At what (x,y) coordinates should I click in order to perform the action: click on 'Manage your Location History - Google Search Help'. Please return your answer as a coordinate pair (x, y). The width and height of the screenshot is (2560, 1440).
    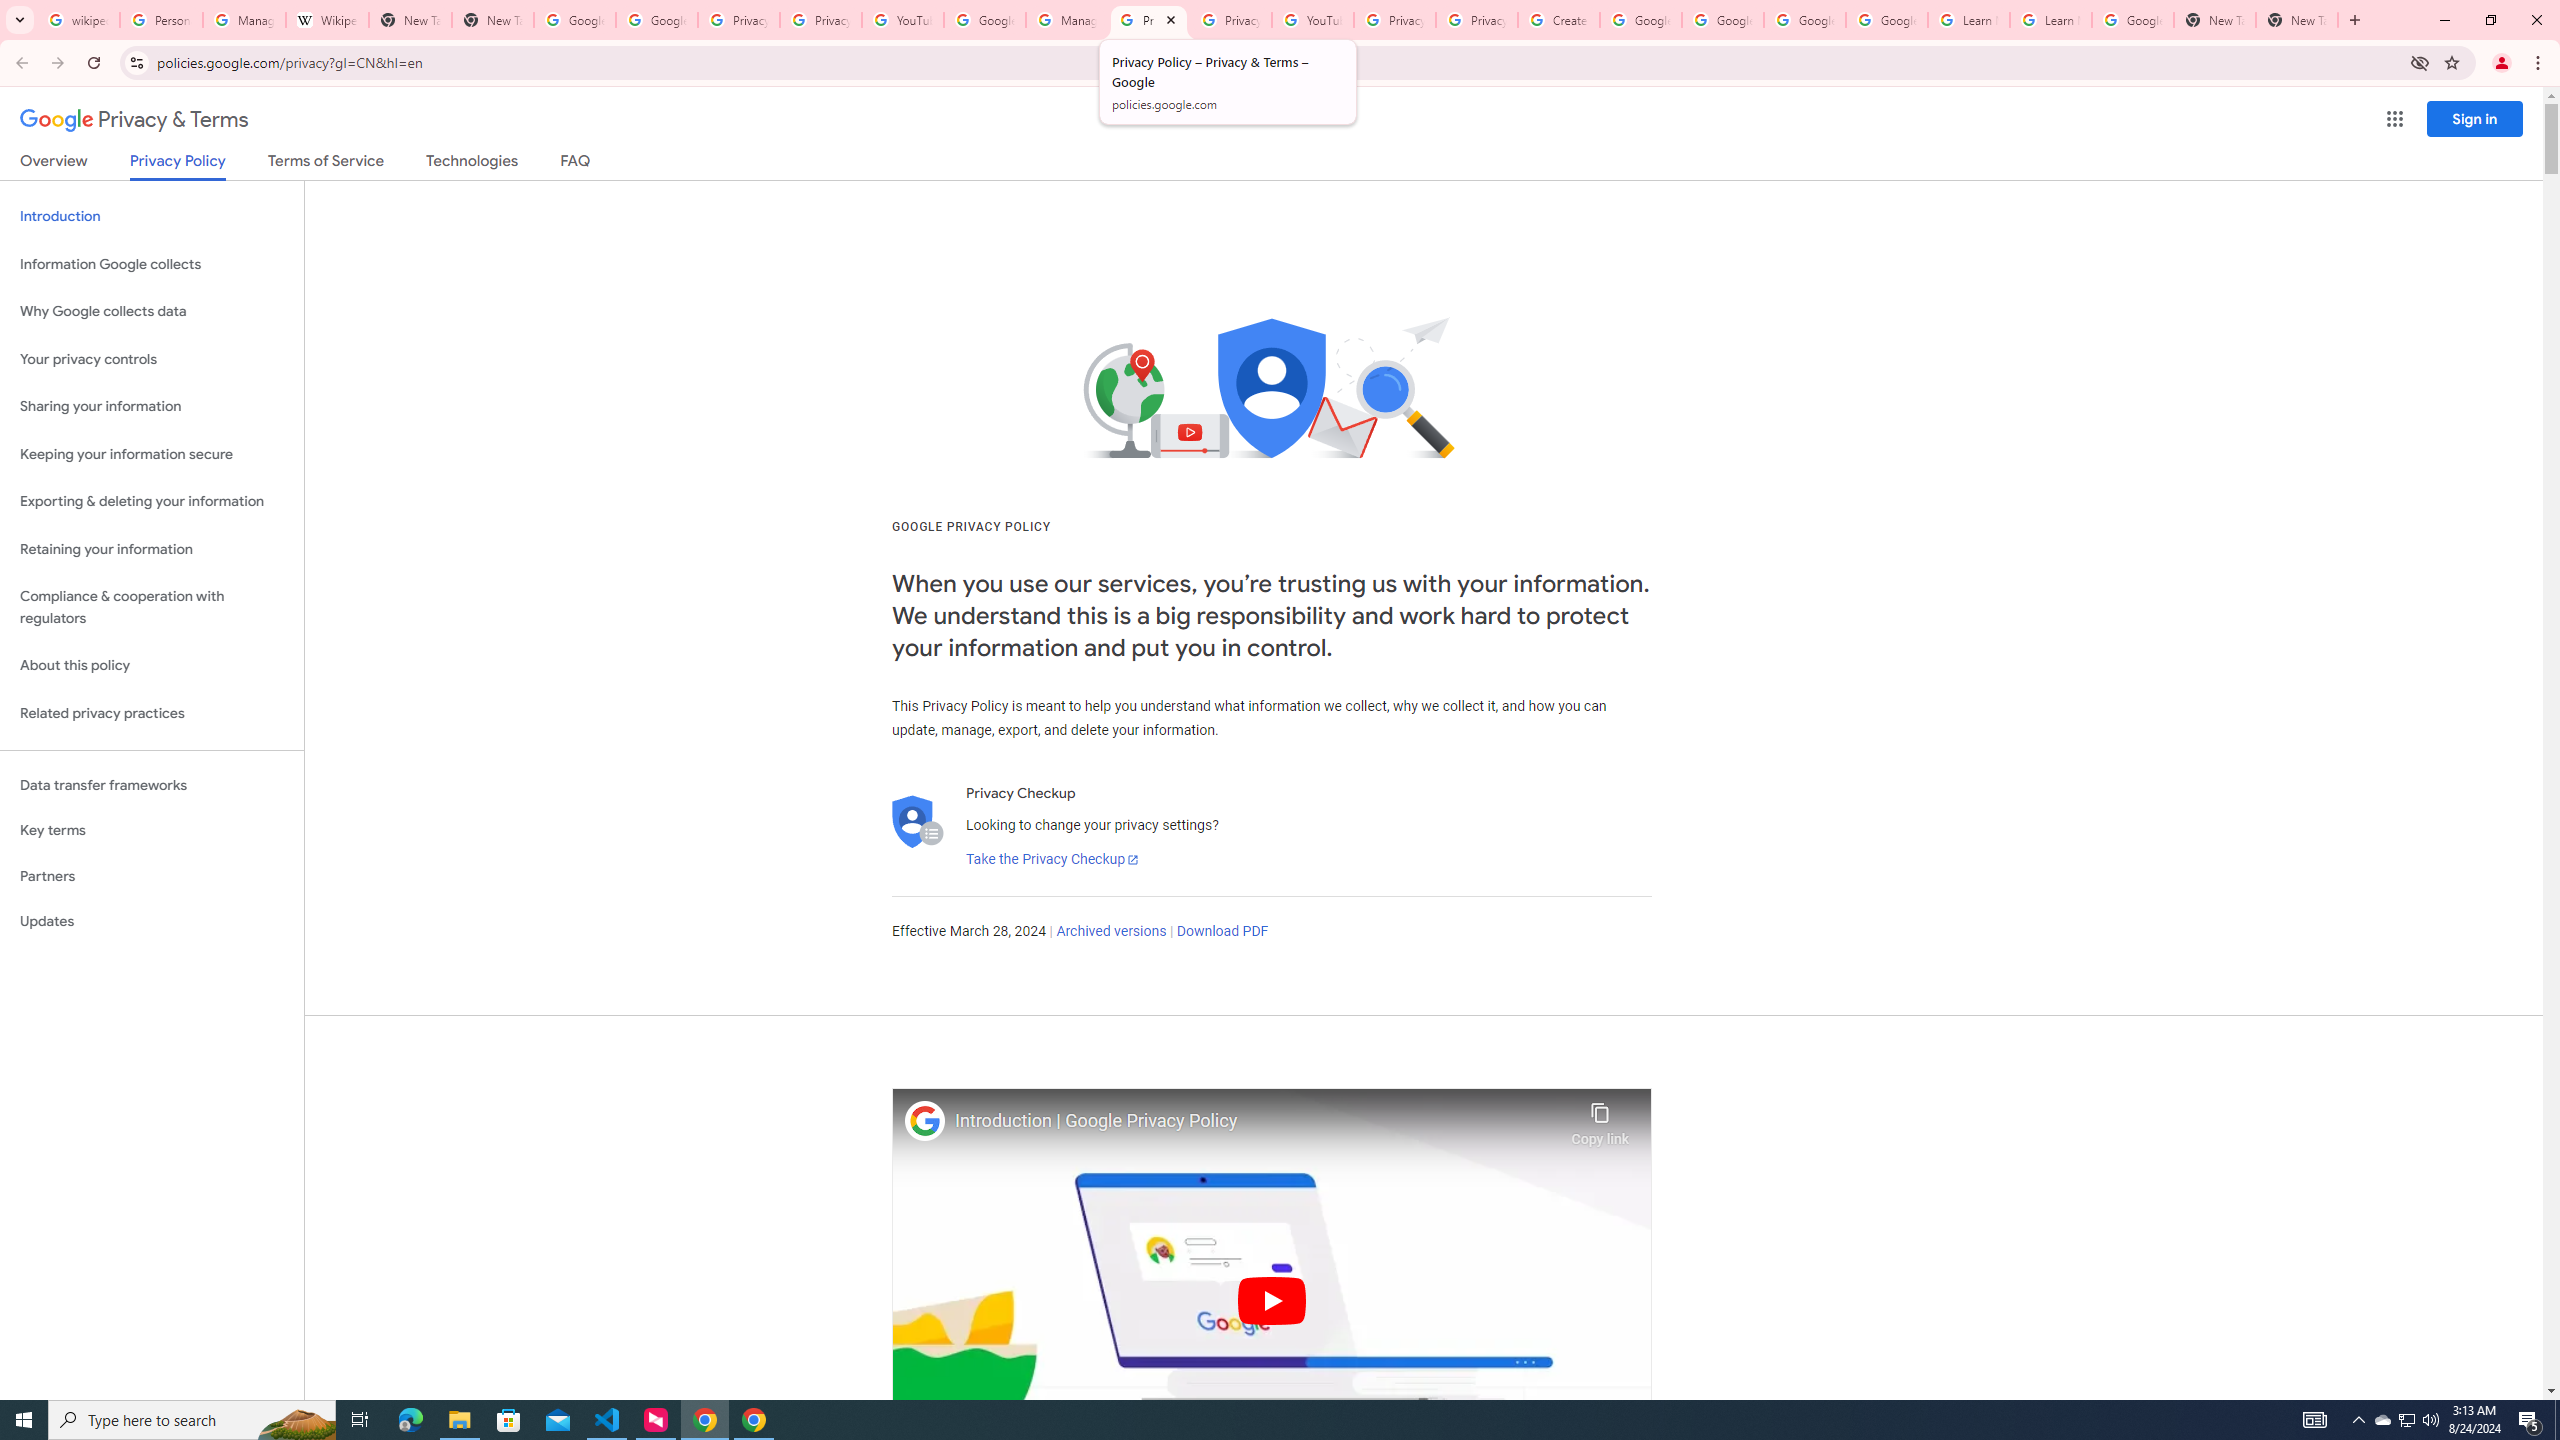
    Looking at the image, I should click on (244, 19).